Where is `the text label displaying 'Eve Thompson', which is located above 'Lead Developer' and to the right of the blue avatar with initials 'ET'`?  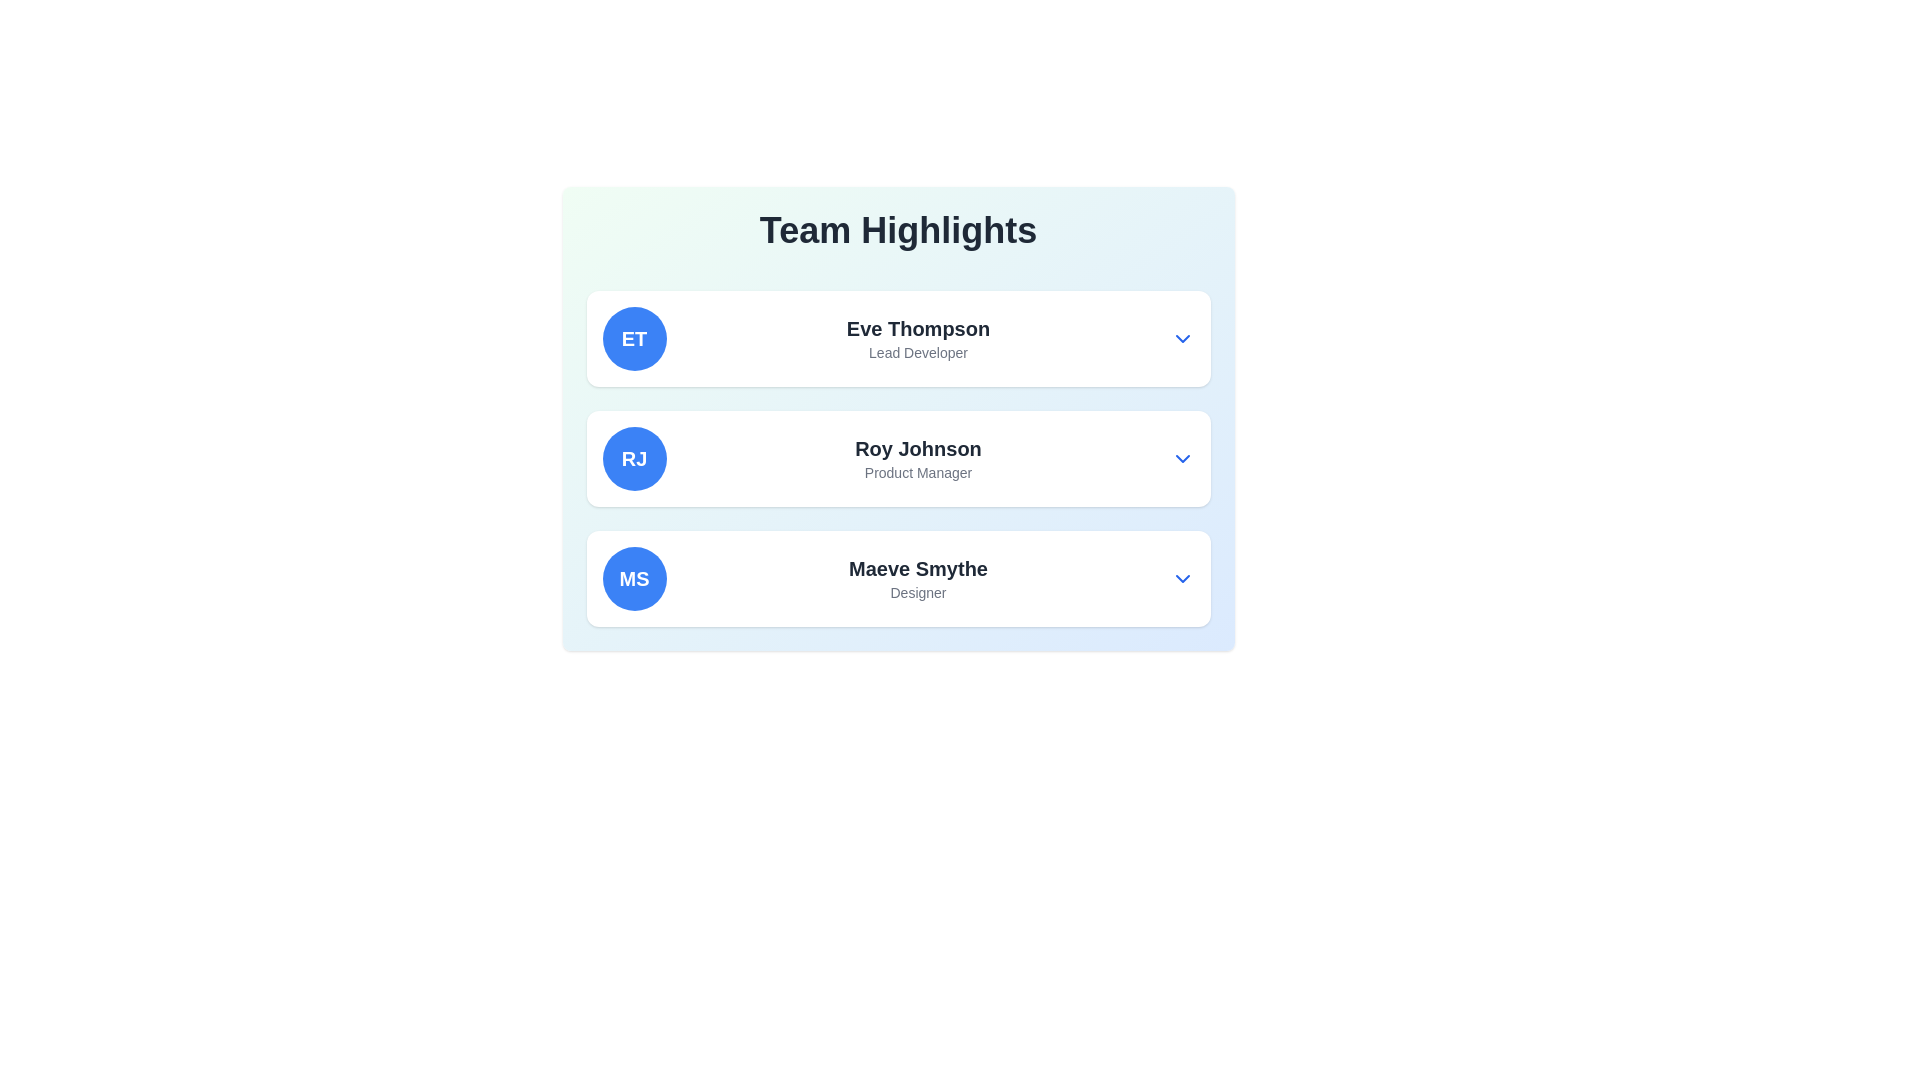 the text label displaying 'Eve Thompson', which is located above 'Lead Developer' and to the right of the blue avatar with initials 'ET' is located at coordinates (917, 327).